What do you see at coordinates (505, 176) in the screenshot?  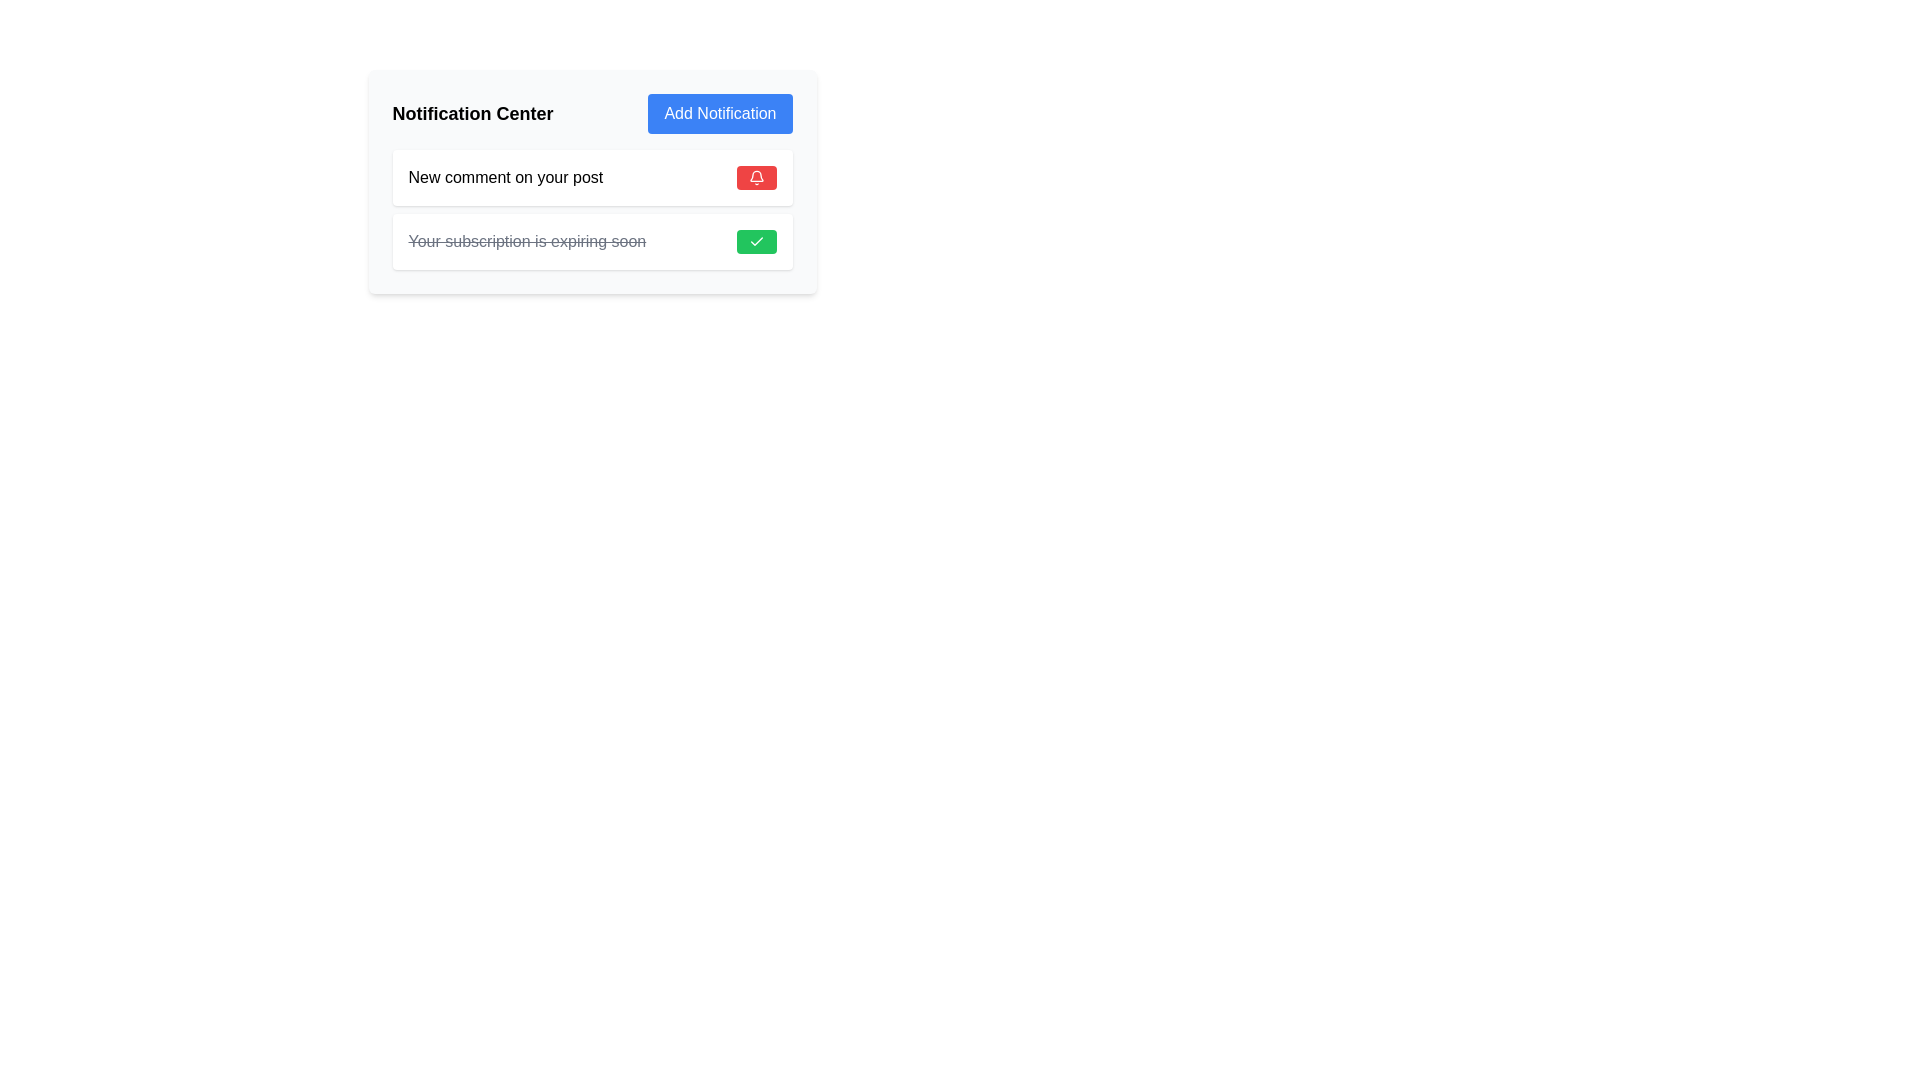 I see `notification text label located in the left section of the rectangular notification box, positioned left of an icon or button` at bounding box center [505, 176].